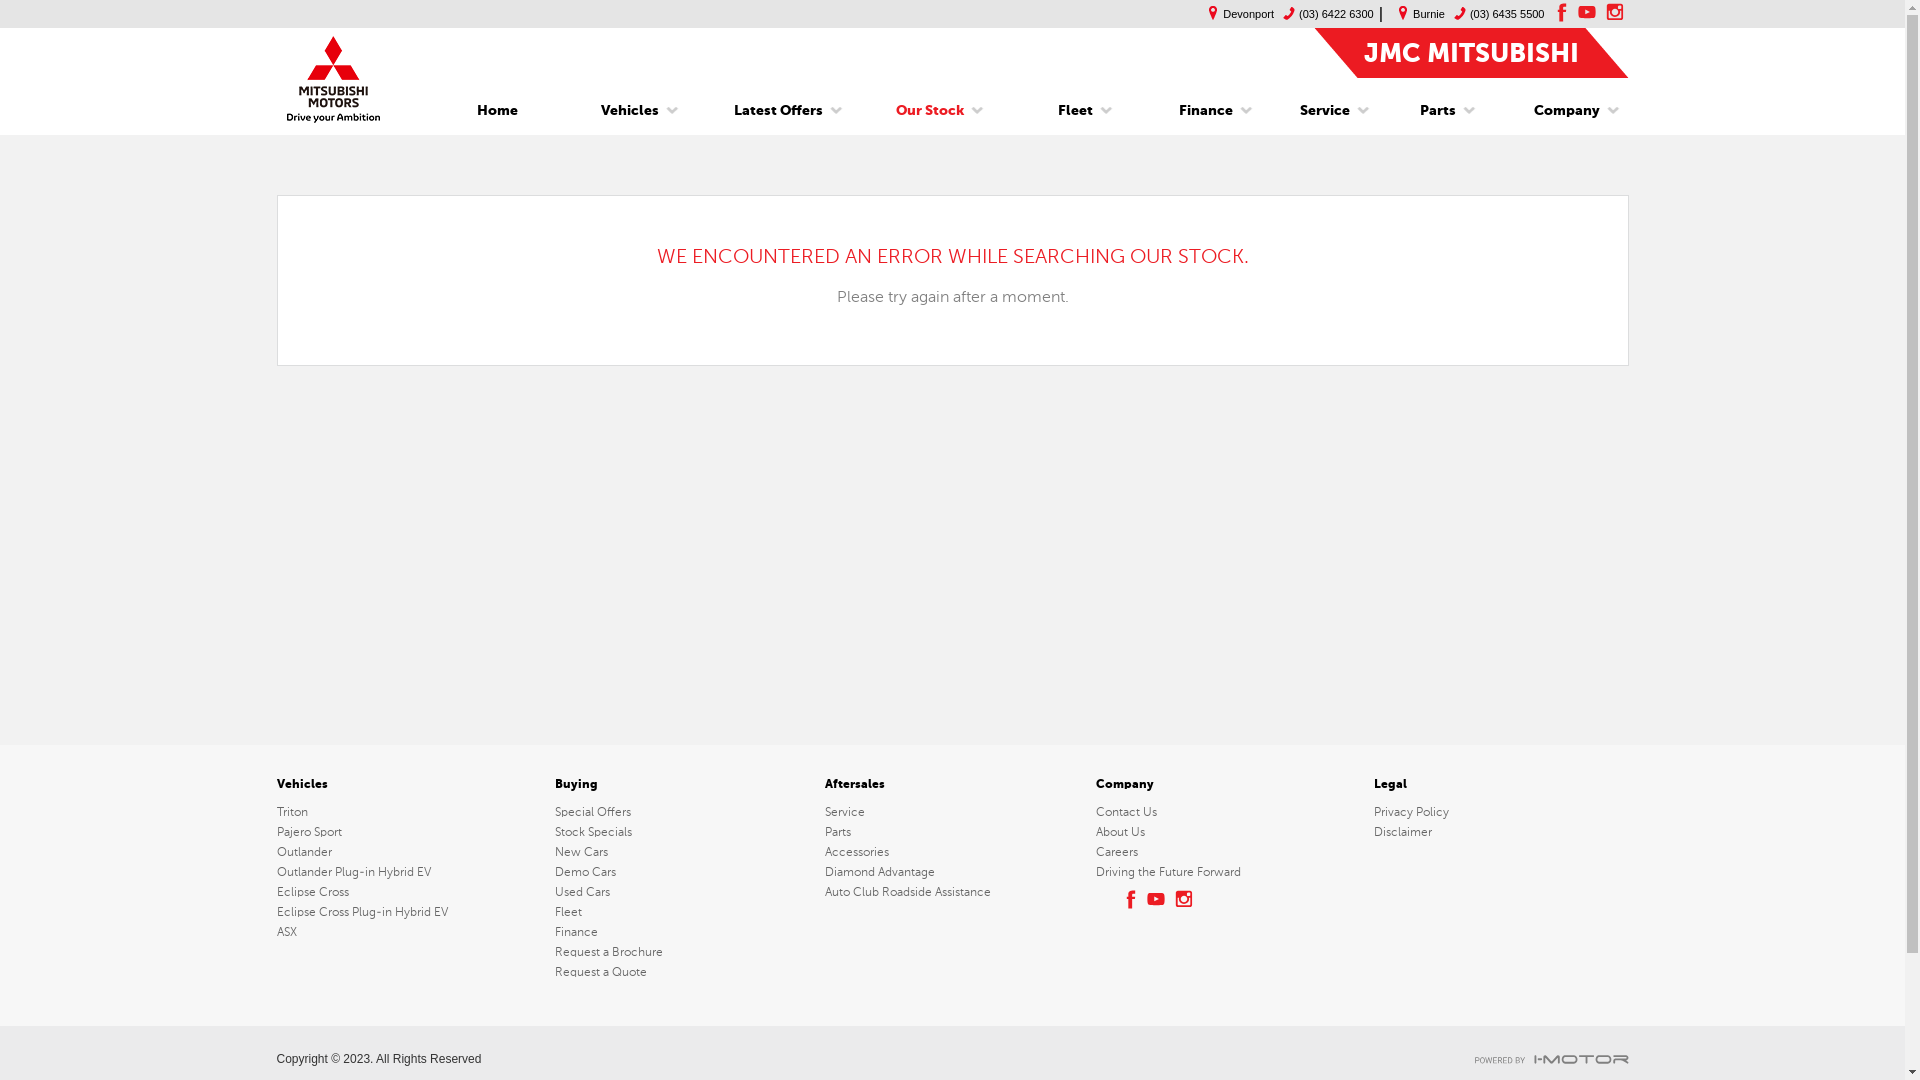 This screenshot has height=1080, width=1920. What do you see at coordinates (1222, 870) in the screenshot?
I see `'Driving the Future Forward'` at bounding box center [1222, 870].